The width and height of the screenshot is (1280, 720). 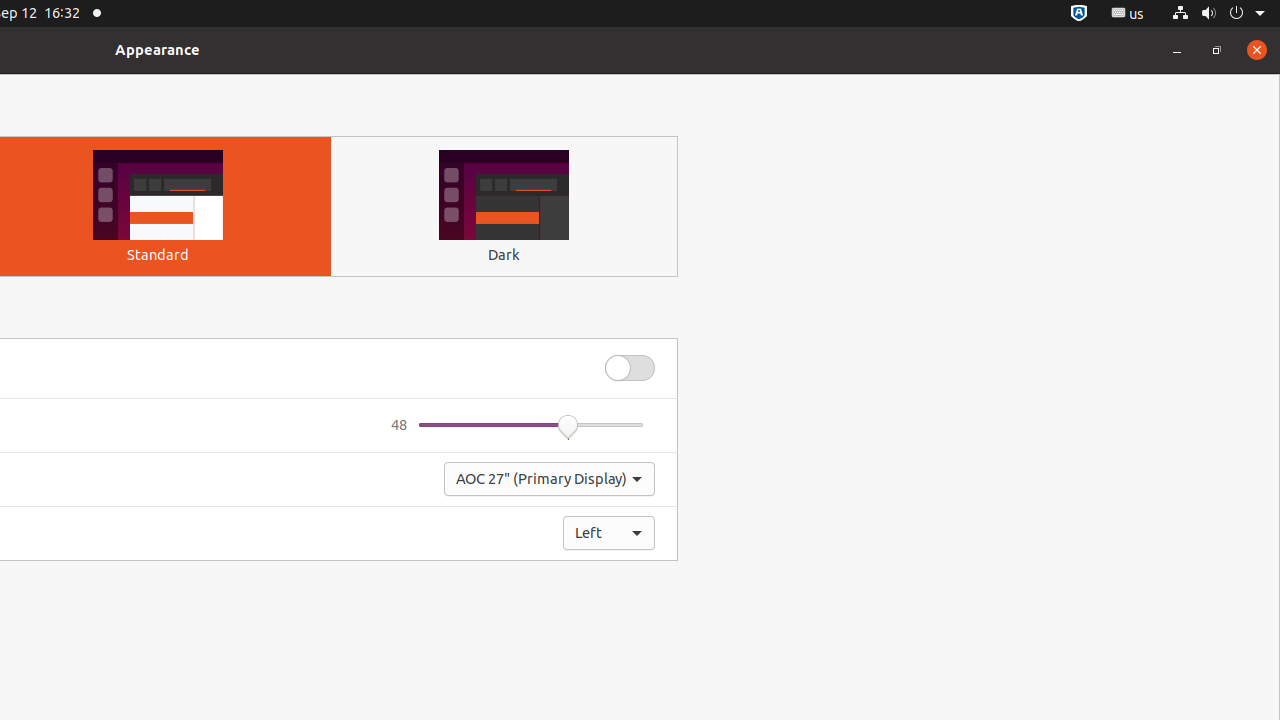 What do you see at coordinates (1176, 48) in the screenshot?
I see `'Minimize'` at bounding box center [1176, 48].